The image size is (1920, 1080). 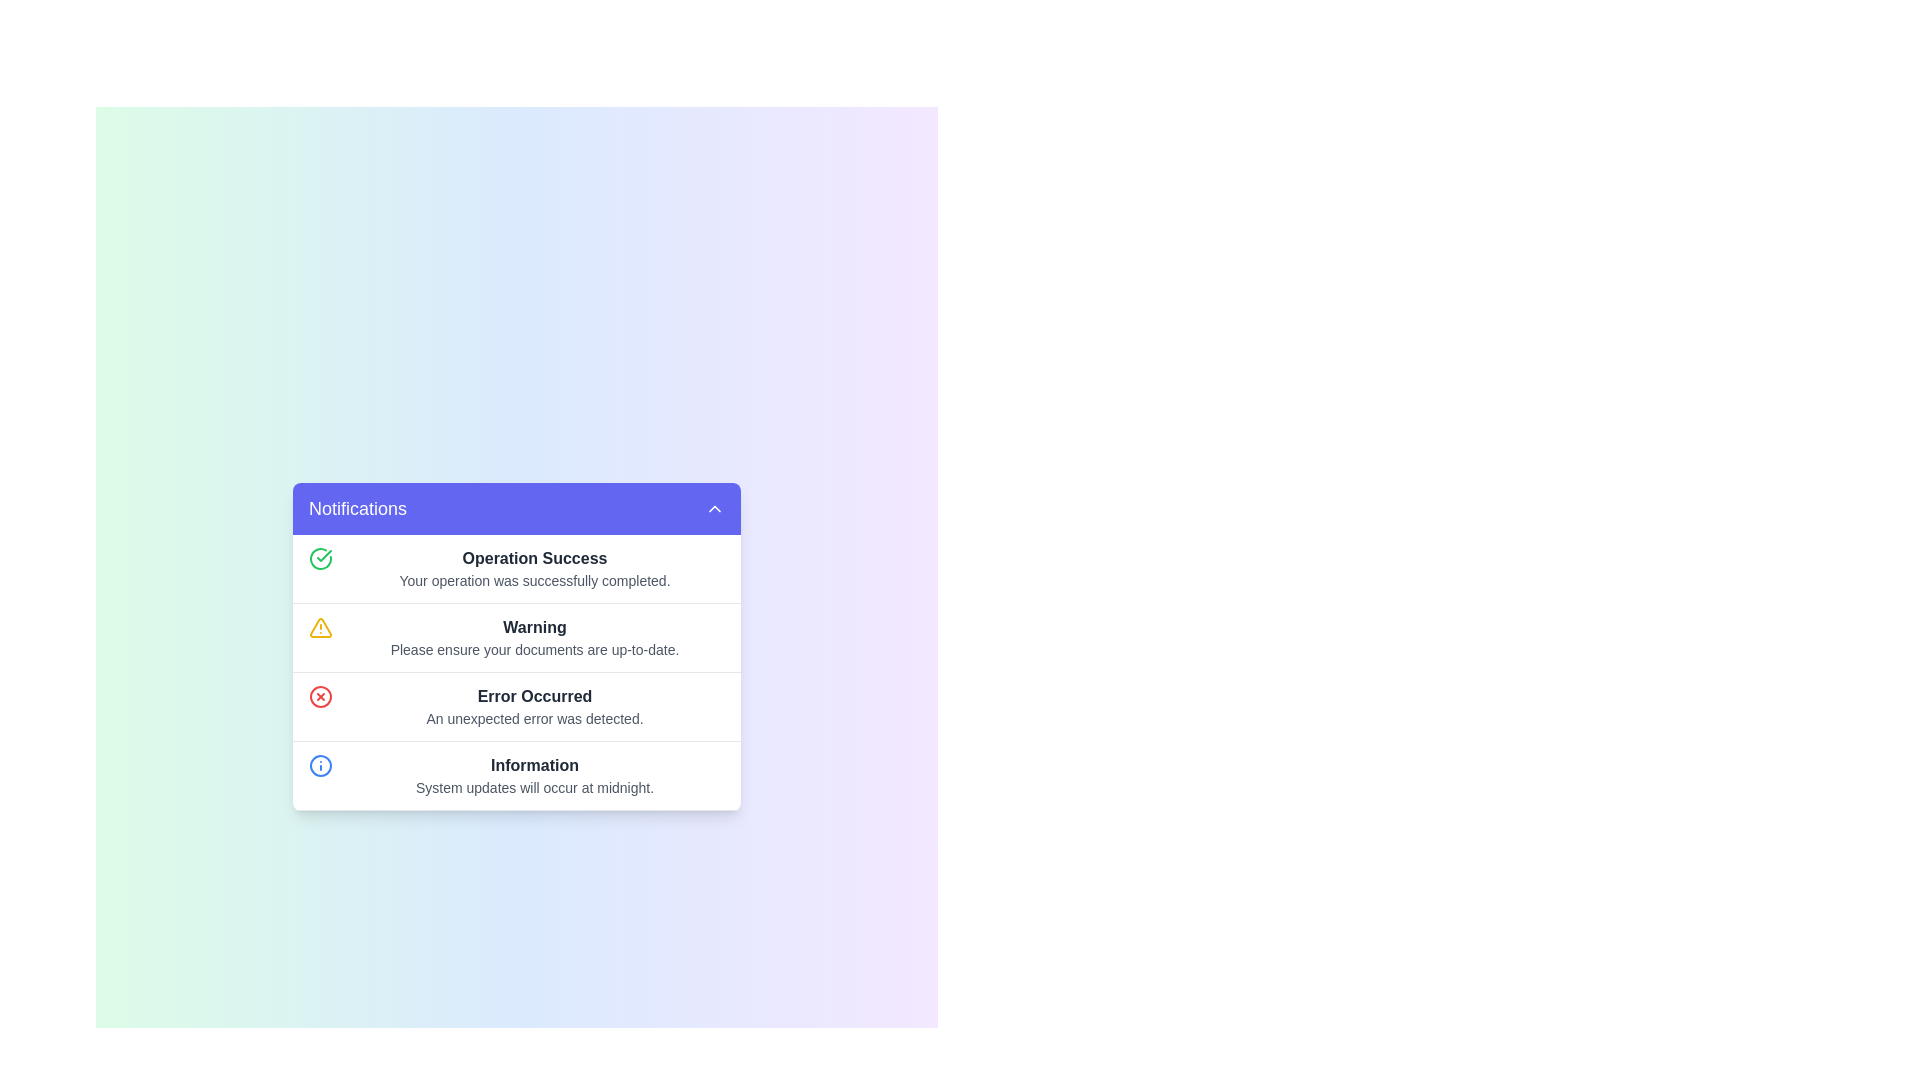 I want to click on the Icon button located in the top-right corner of the header bar containing the 'Notifications' text, so click(x=715, y=508).